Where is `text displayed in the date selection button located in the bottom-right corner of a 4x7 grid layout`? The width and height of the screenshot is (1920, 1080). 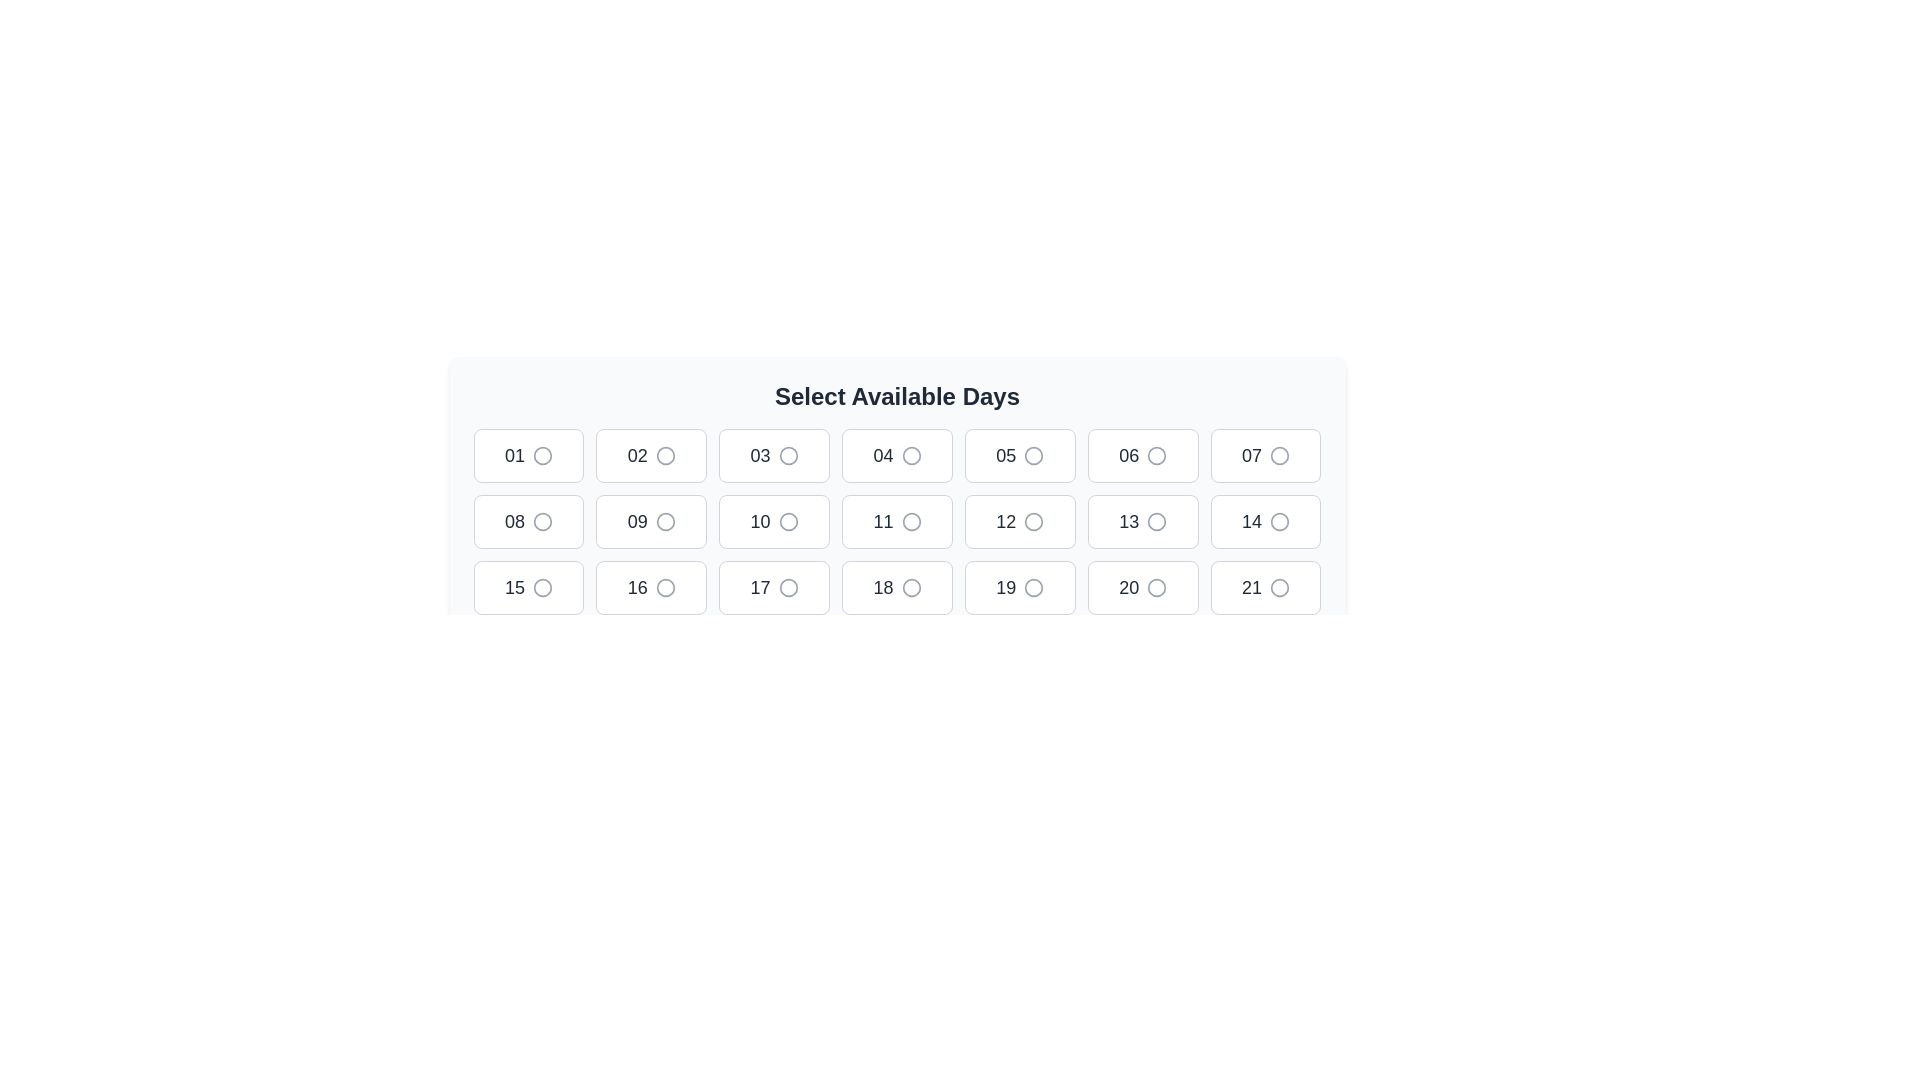 text displayed in the date selection button located in the bottom-right corner of a 4x7 grid layout is located at coordinates (1251, 586).